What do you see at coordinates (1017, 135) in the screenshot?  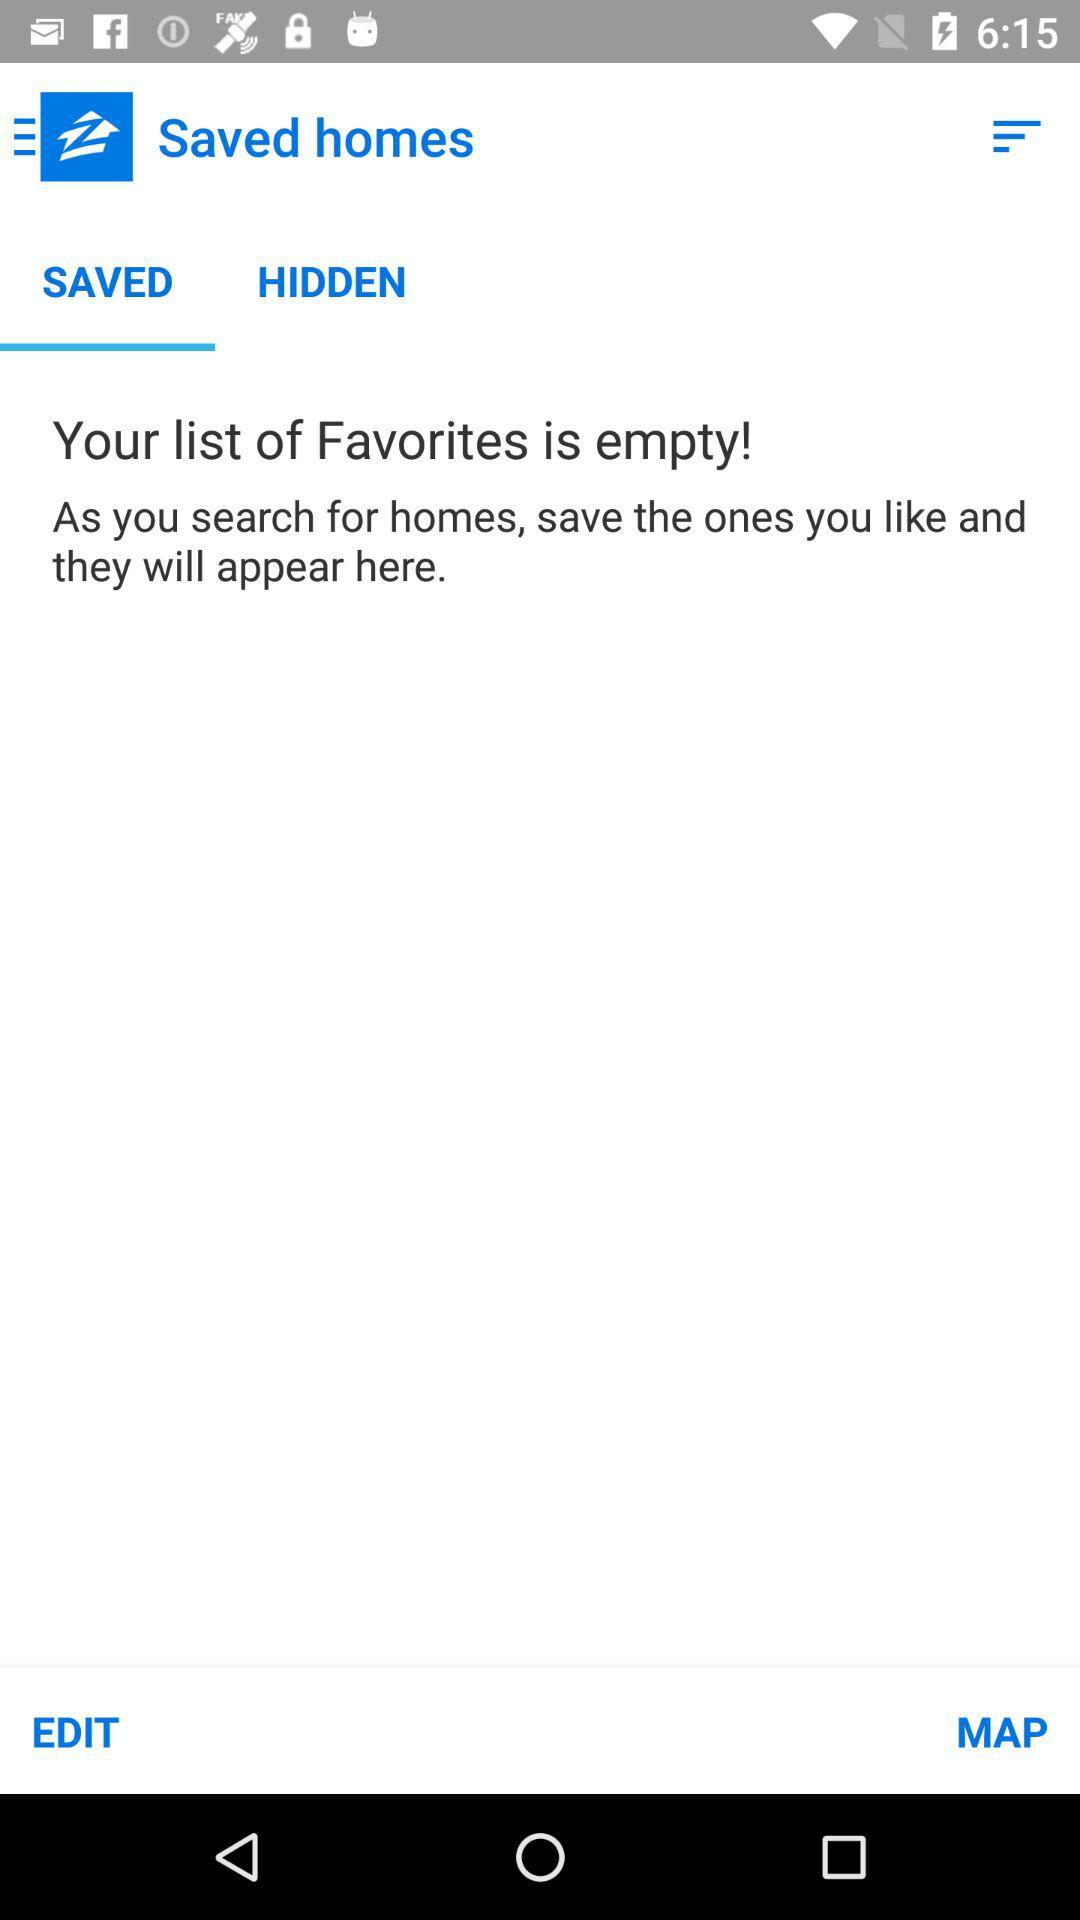 I see `the icon above the as you search item` at bounding box center [1017, 135].